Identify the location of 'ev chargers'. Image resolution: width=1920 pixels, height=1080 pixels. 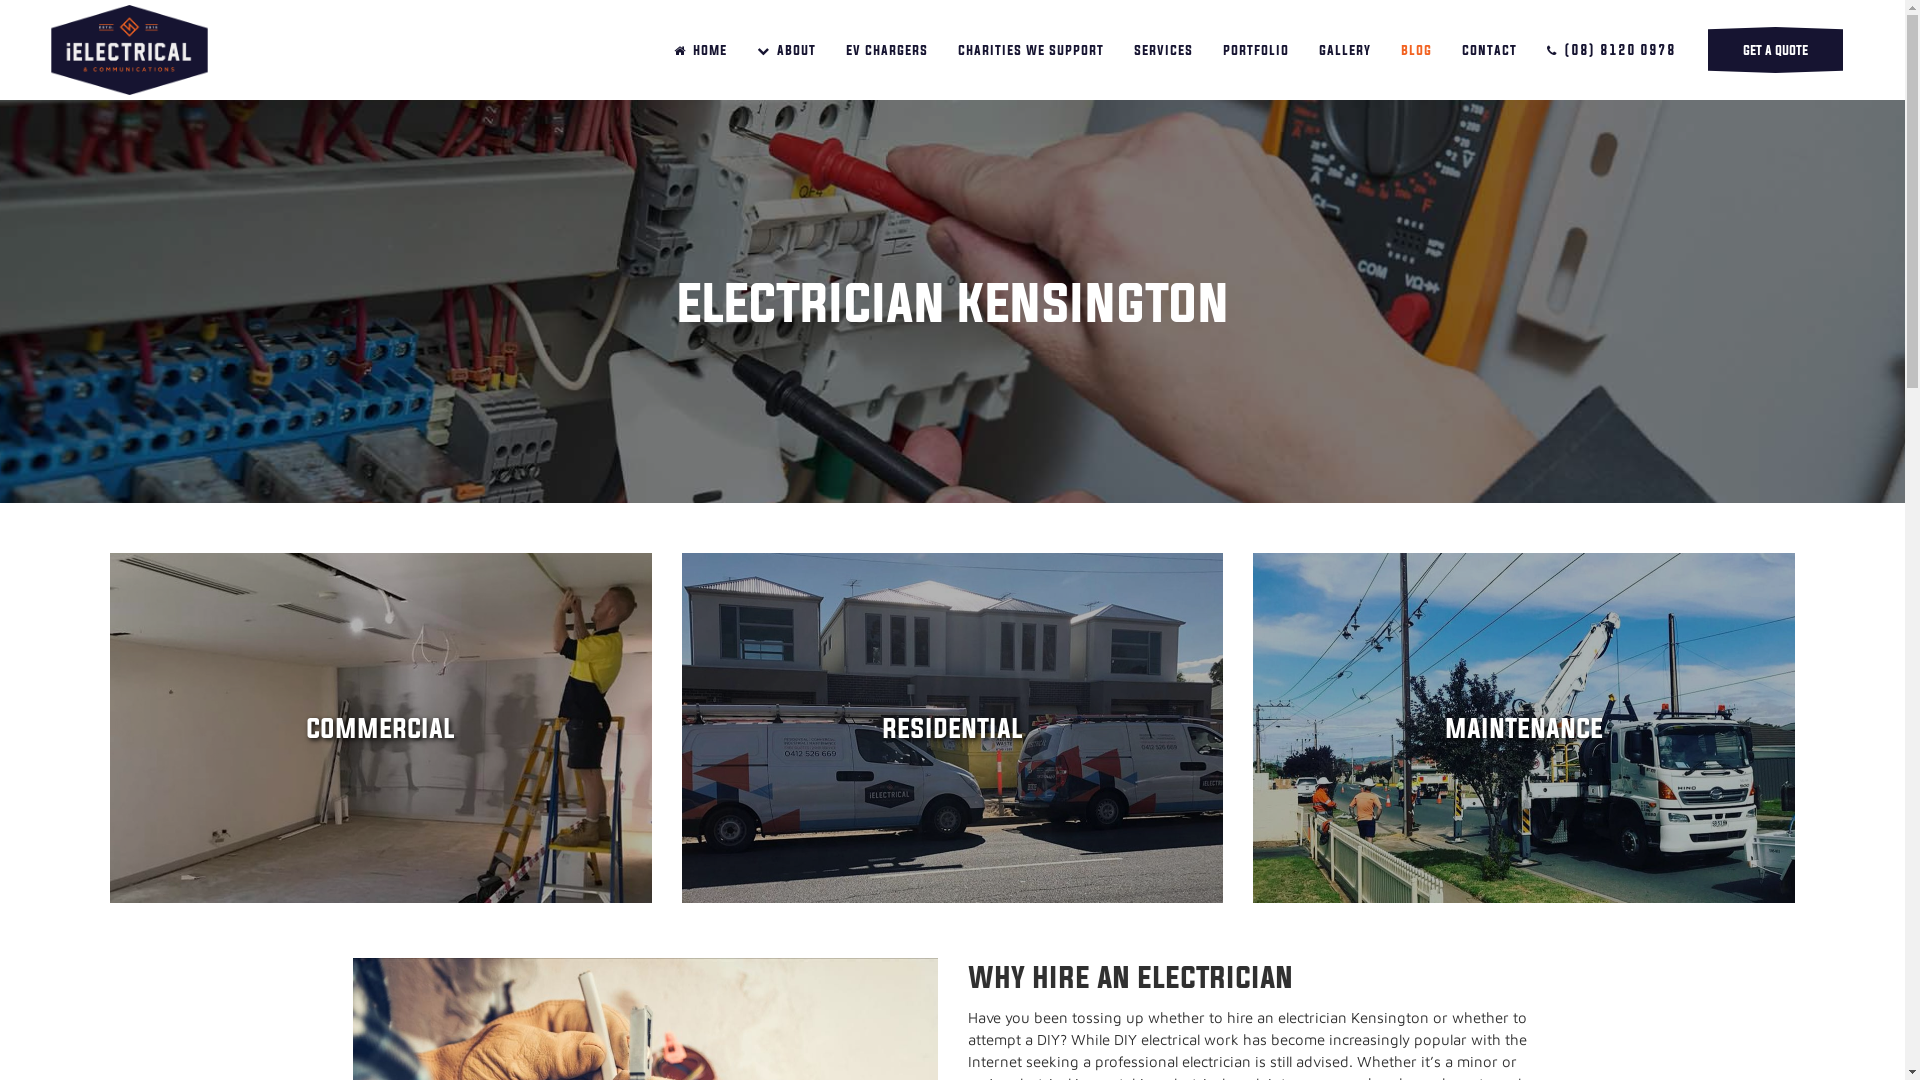
(886, 49).